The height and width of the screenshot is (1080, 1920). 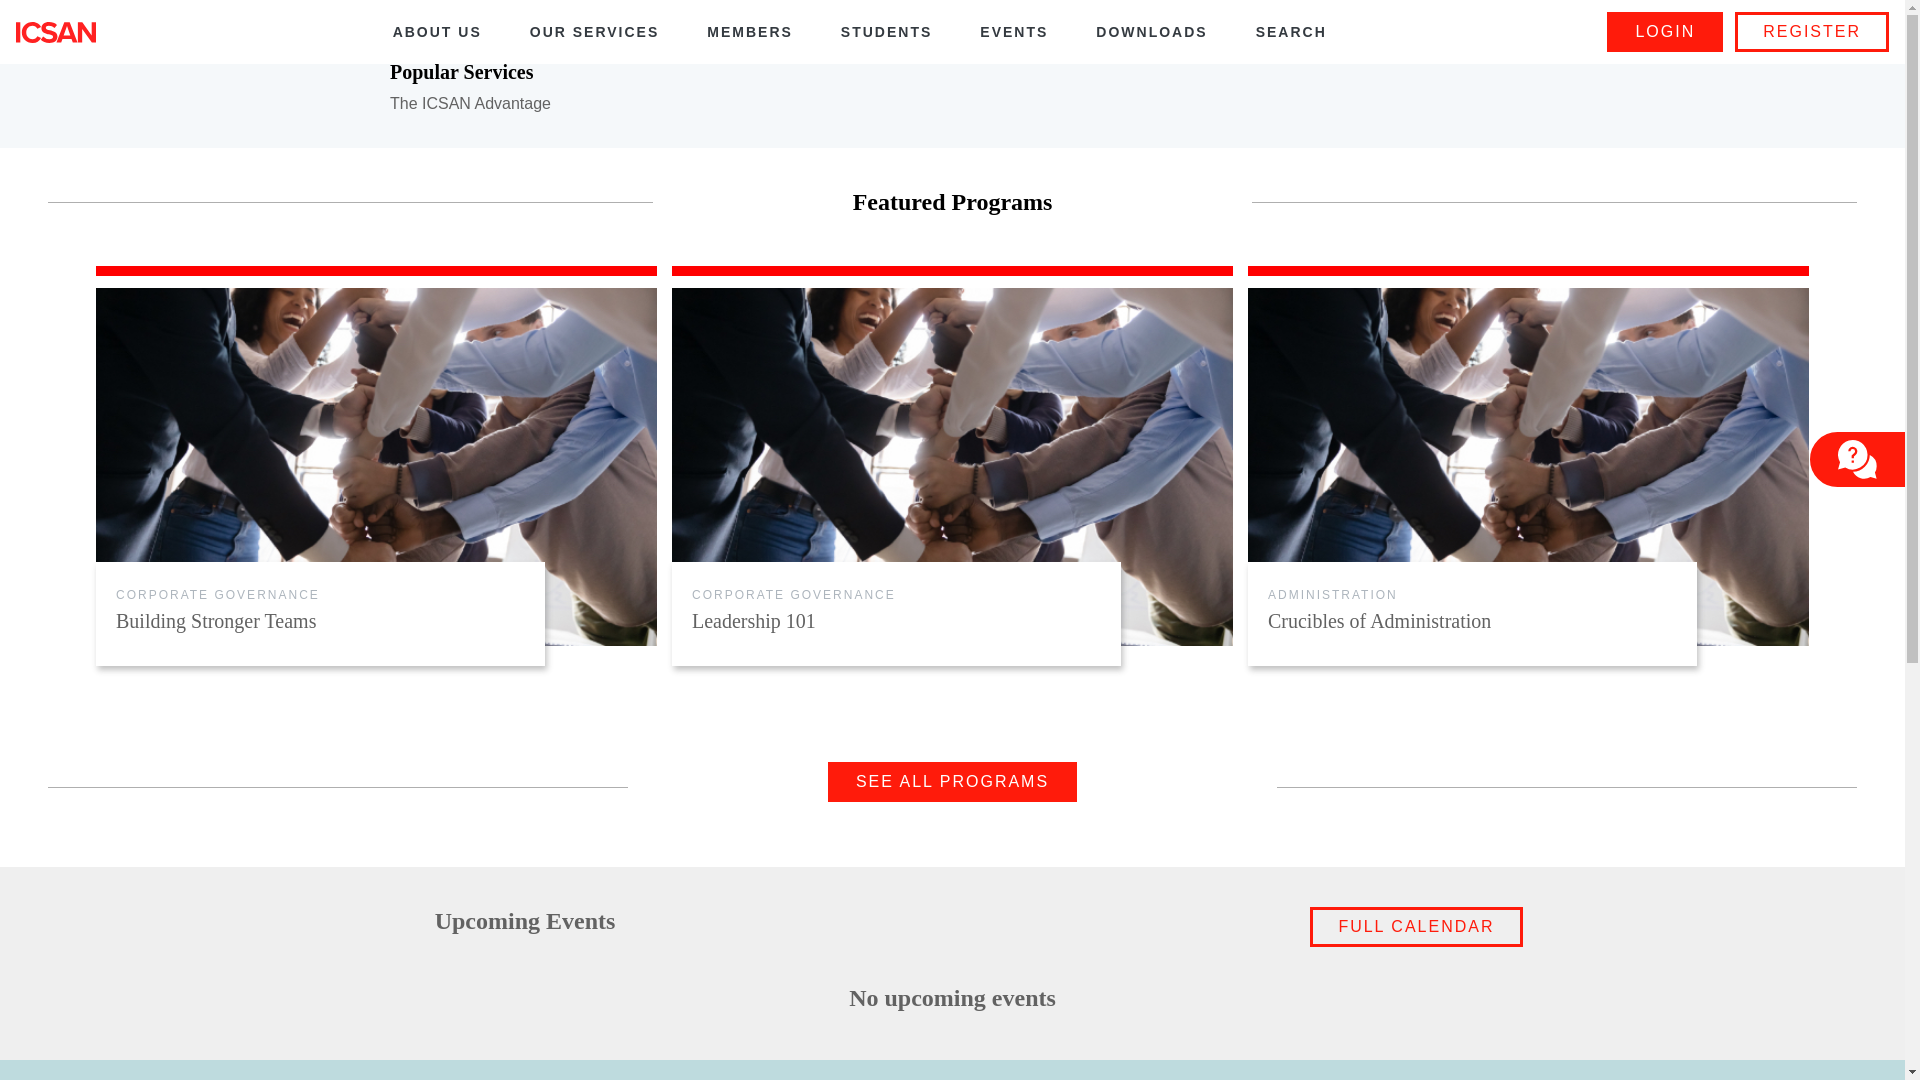 I want to click on 'EVENTS', so click(x=1013, y=32).